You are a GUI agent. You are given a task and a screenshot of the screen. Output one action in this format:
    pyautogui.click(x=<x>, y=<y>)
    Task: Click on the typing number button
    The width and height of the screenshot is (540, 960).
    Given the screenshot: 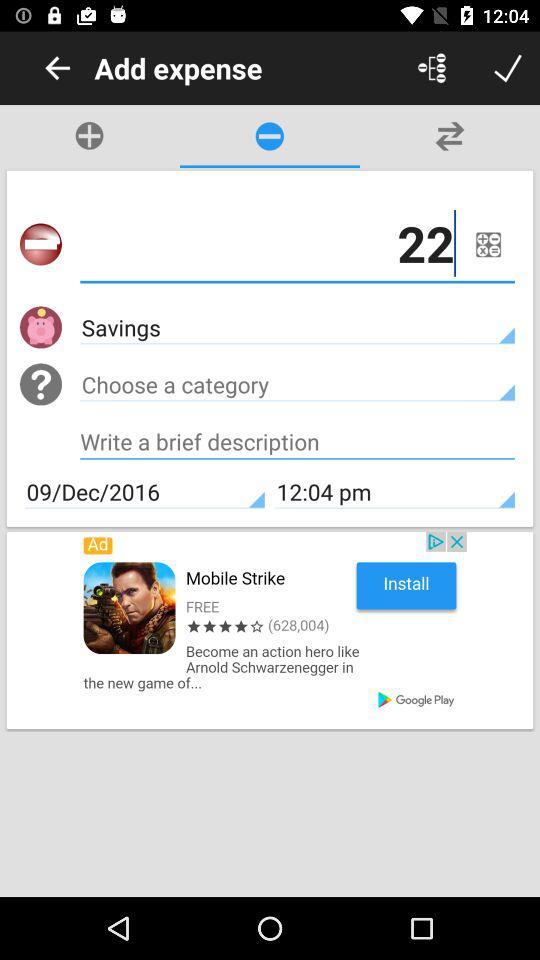 What is the action you would take?
    pyautogui.click(x=296, y=444)
    